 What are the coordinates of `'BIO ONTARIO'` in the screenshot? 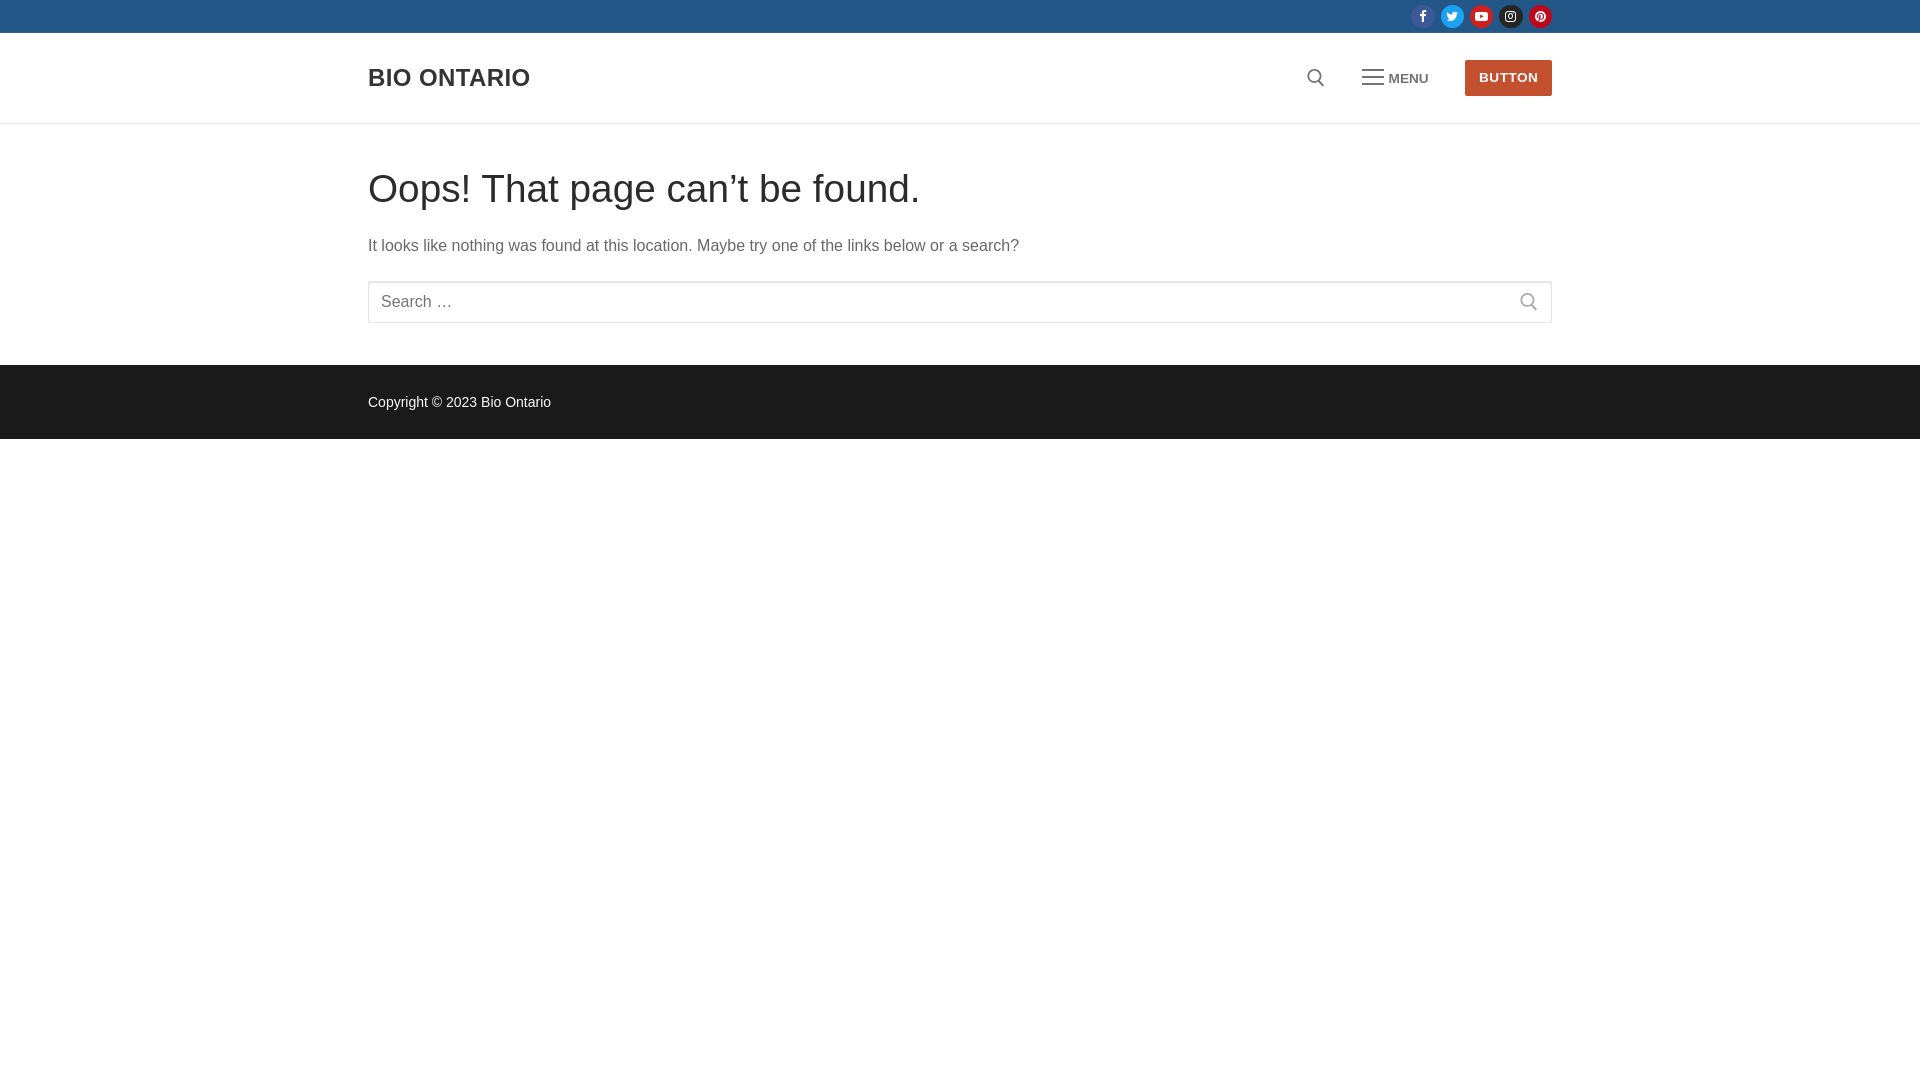 It's located at (368, 76).